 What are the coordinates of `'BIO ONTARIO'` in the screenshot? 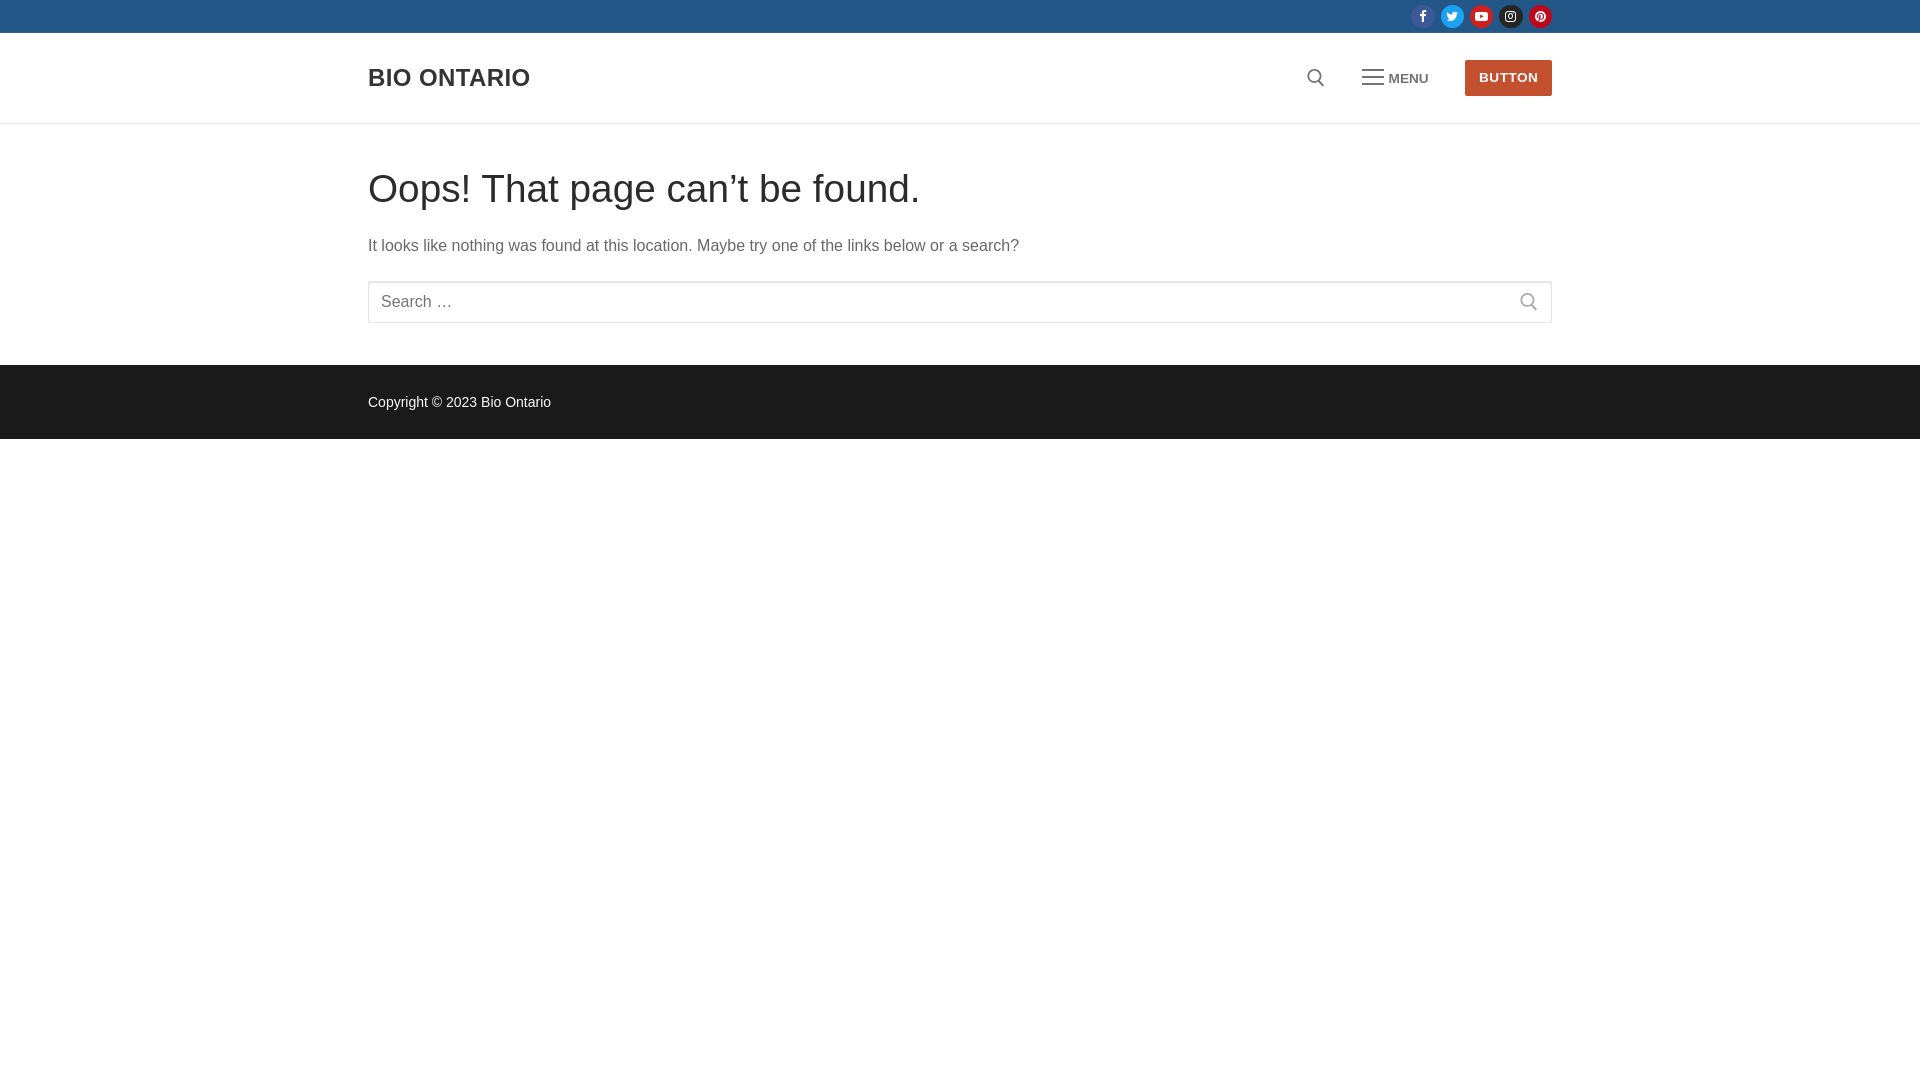 It's located at (368, 76).